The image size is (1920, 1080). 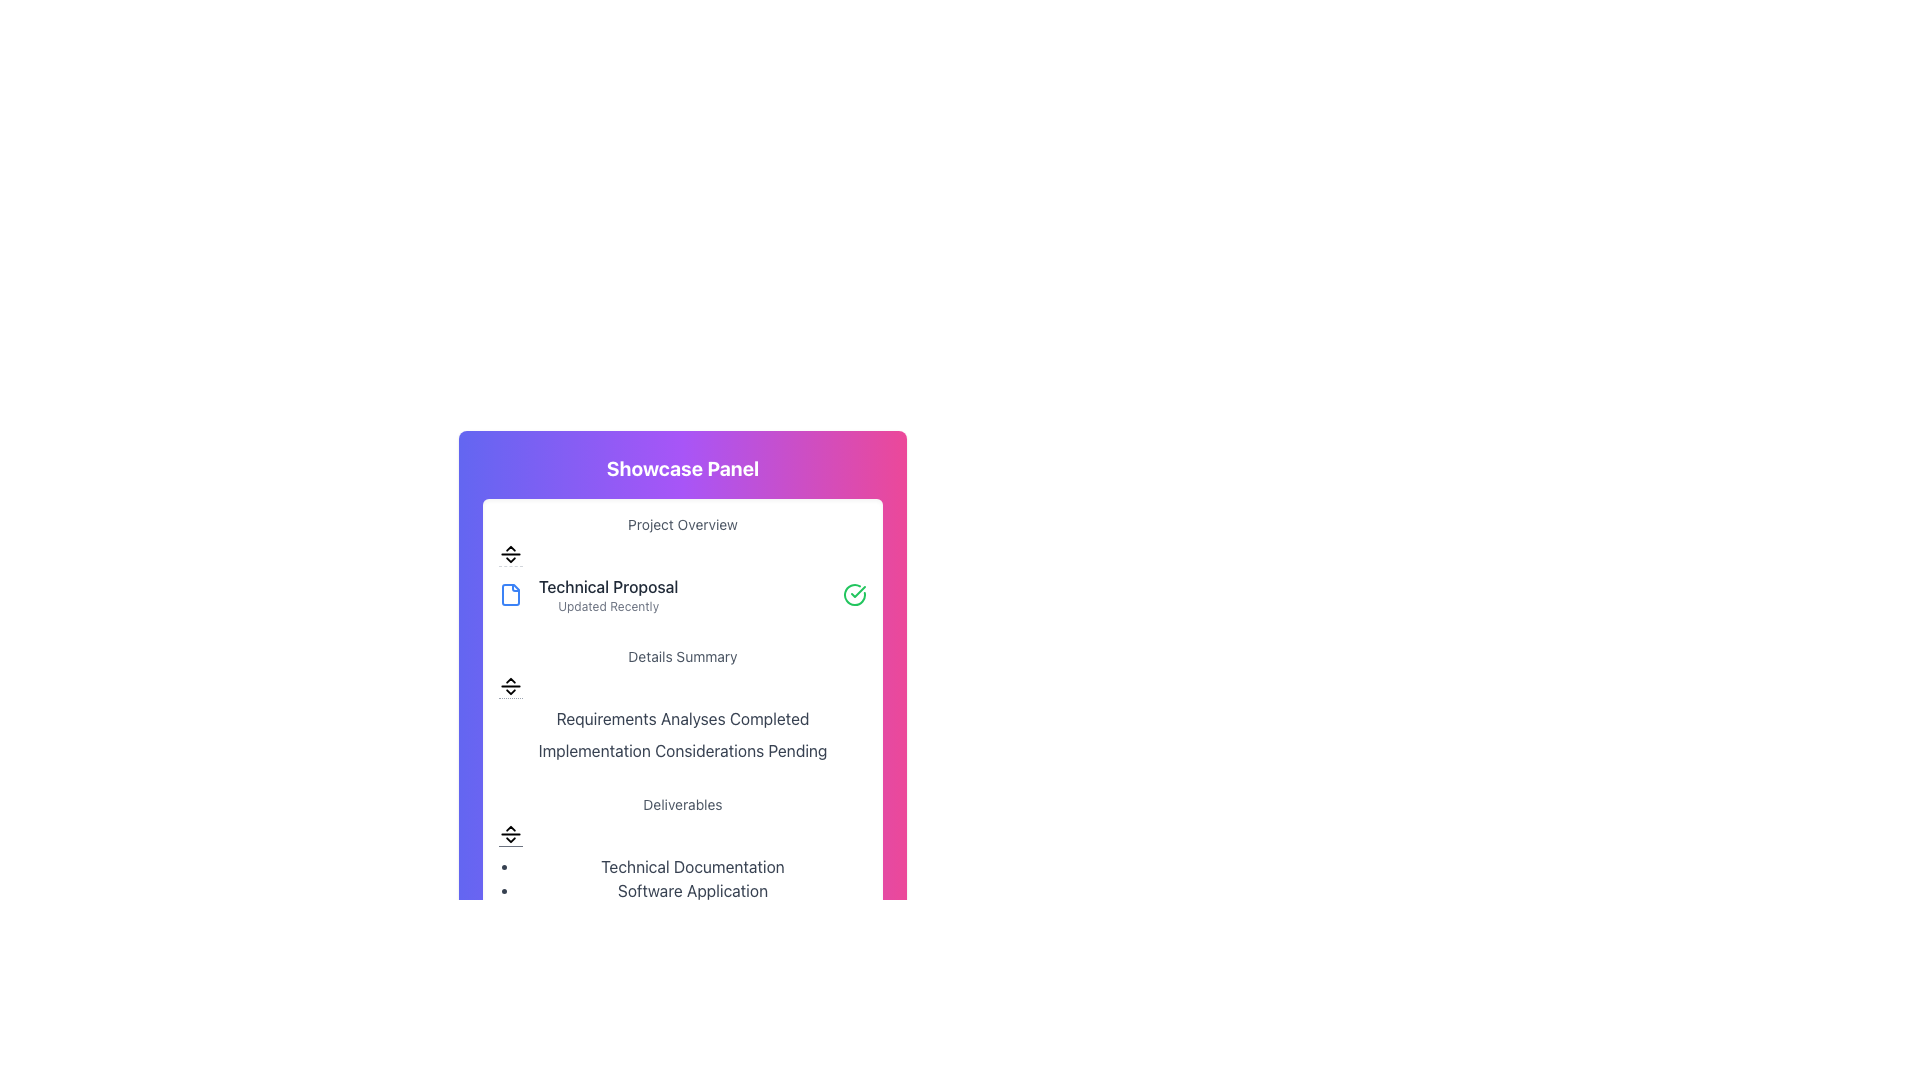 What do you see at coordinates (858, 590) in the screenshot?
I see `the status icon indicating the completion or confirmation status of the 'Technical Proposal' section, located near the text 'Technical Proposal Updated Recently'` at bounding box center [858, 590].